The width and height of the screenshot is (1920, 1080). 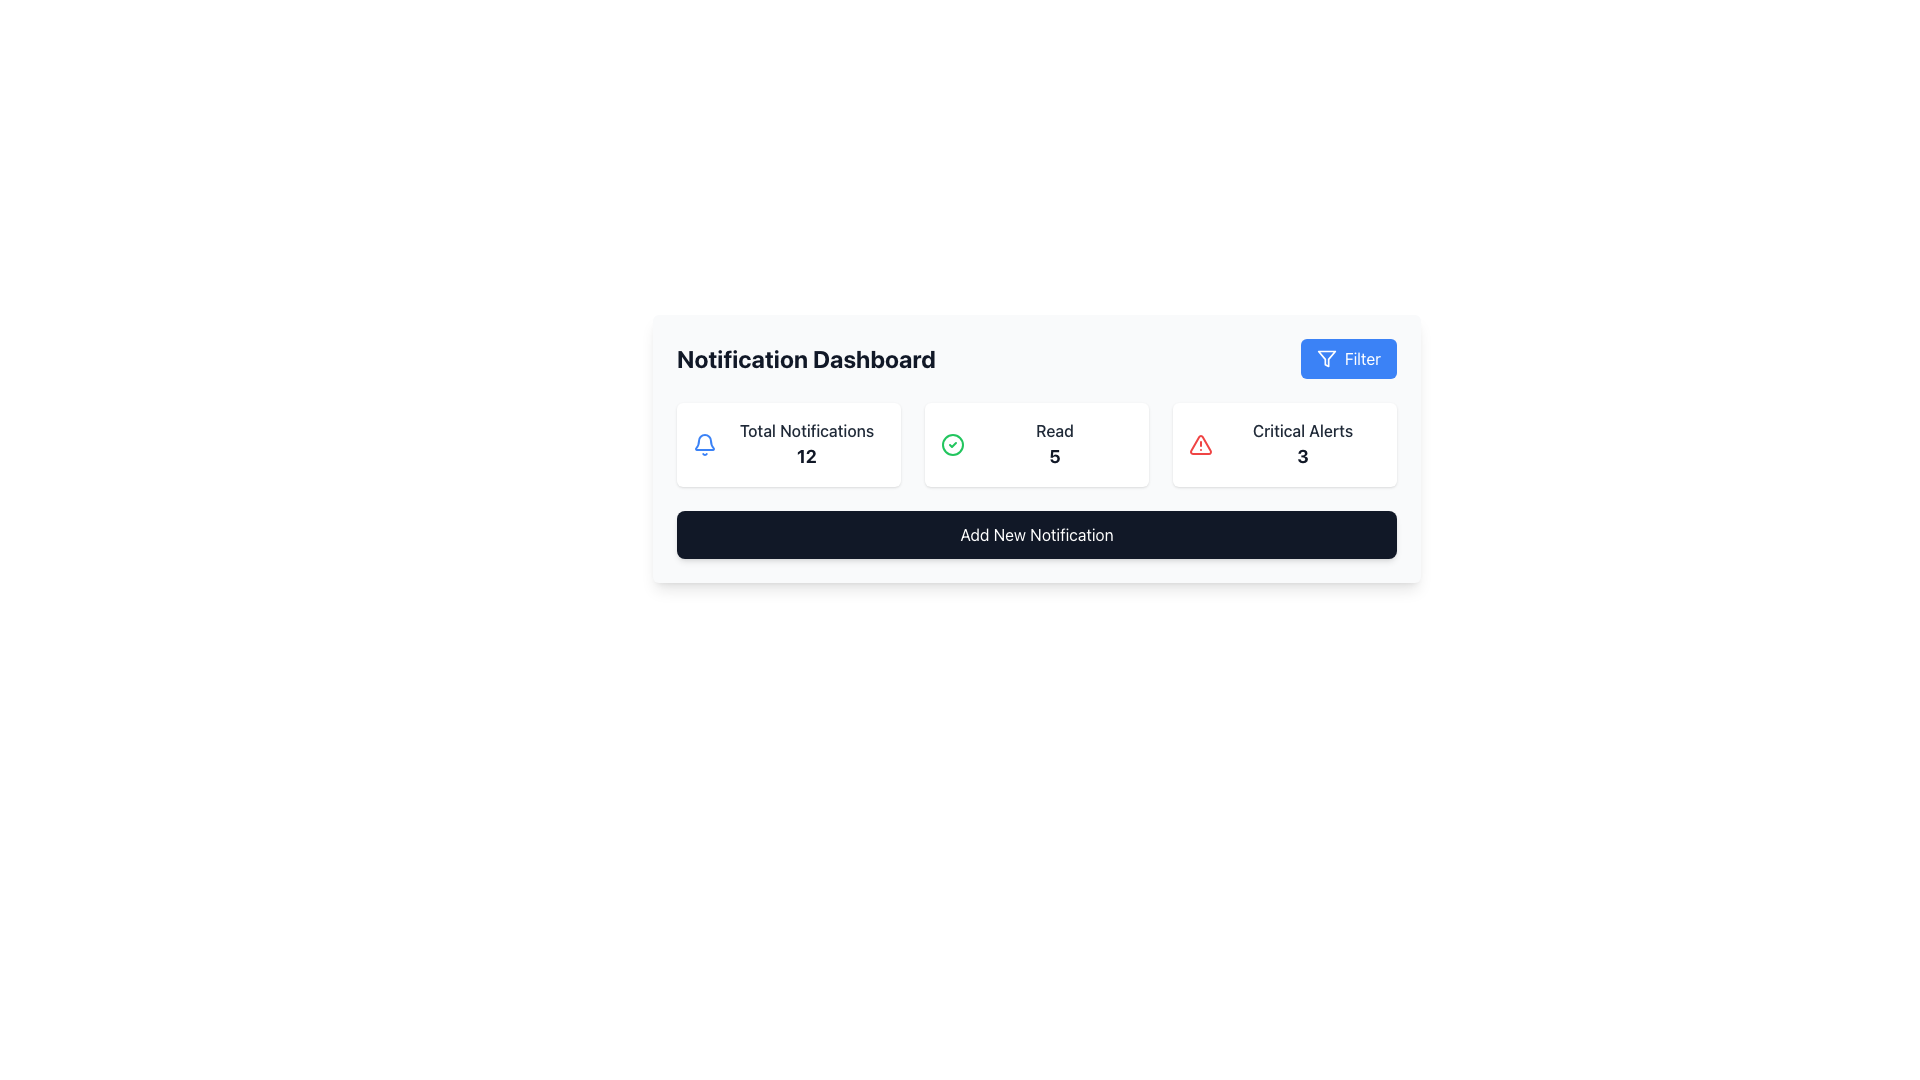 I want to click on the 'Critical Alerts' label, which is styled in medium-weight gray font and positioned above the number '3' in the notification dashboard, so click(x=1302, y=430).